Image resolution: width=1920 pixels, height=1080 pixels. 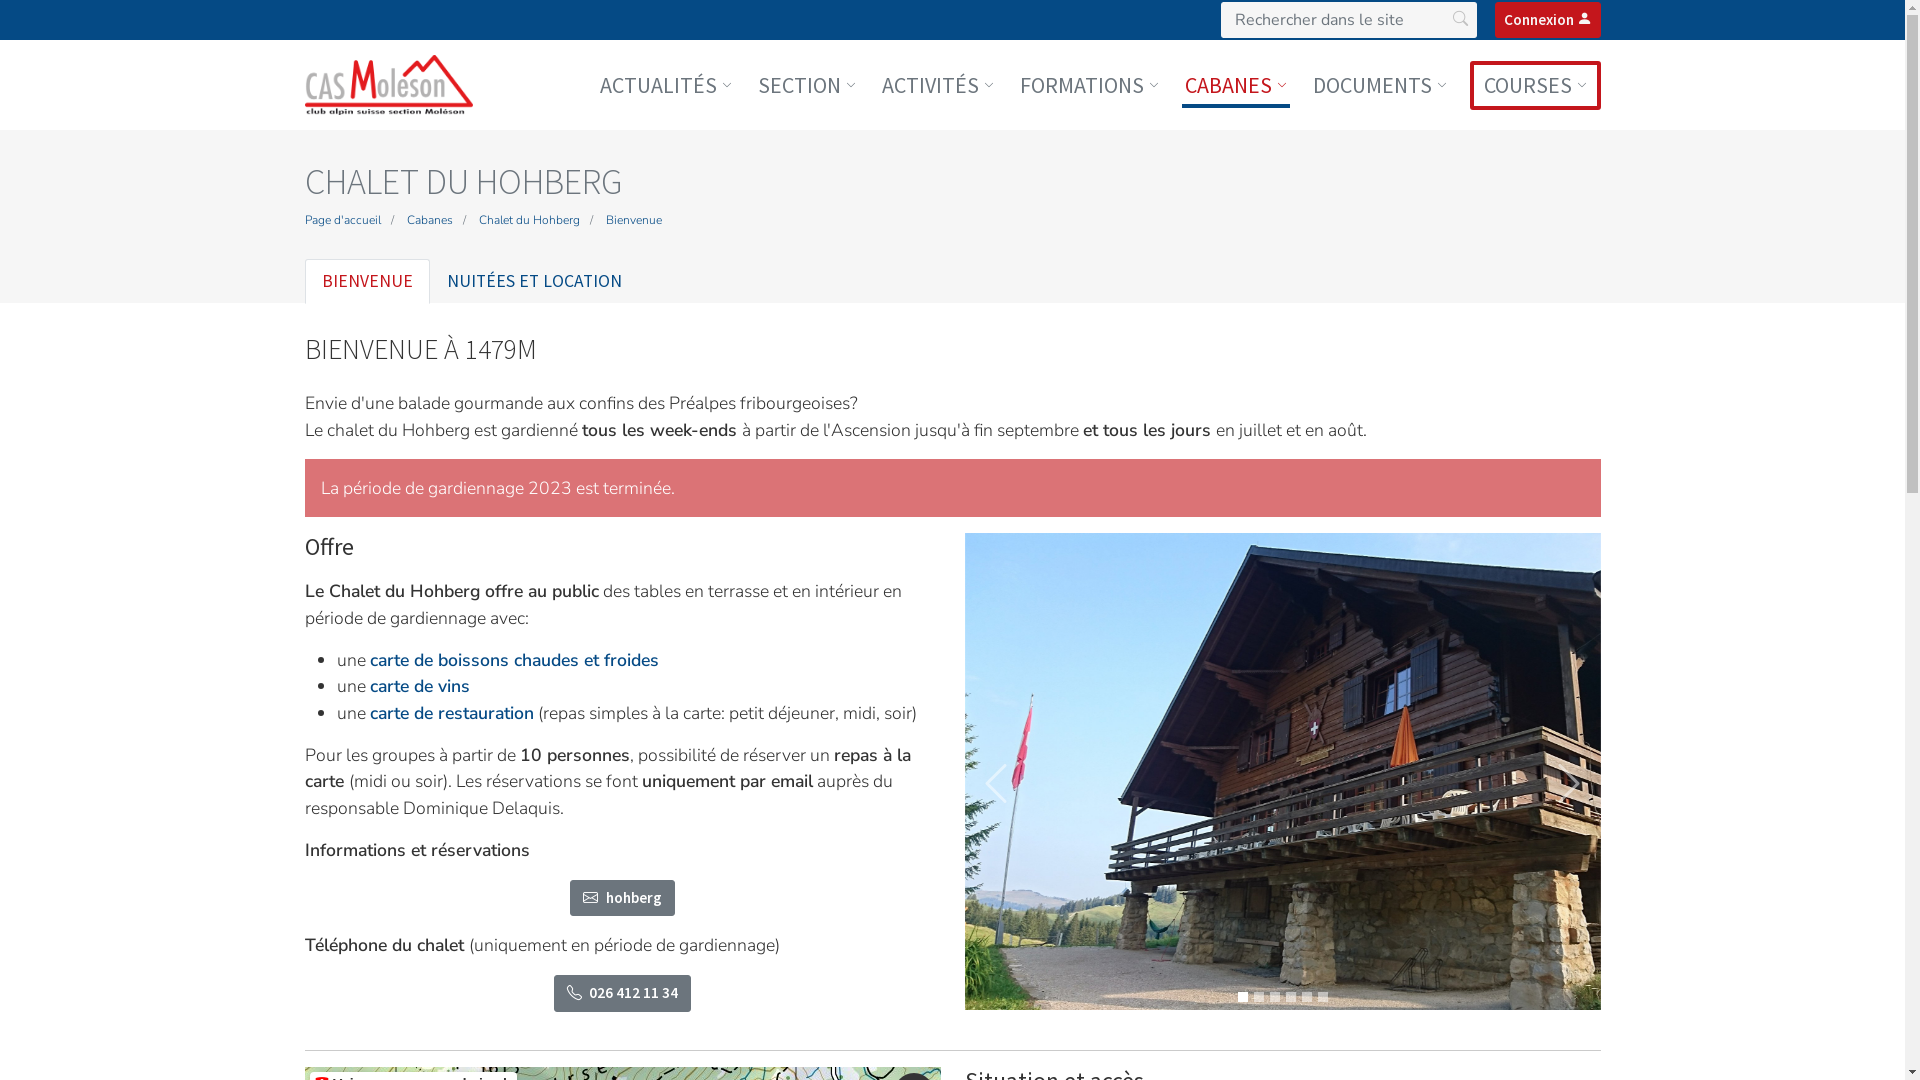 I want to click on 'Chalet du Hohberg', so click(x=528, y=219).